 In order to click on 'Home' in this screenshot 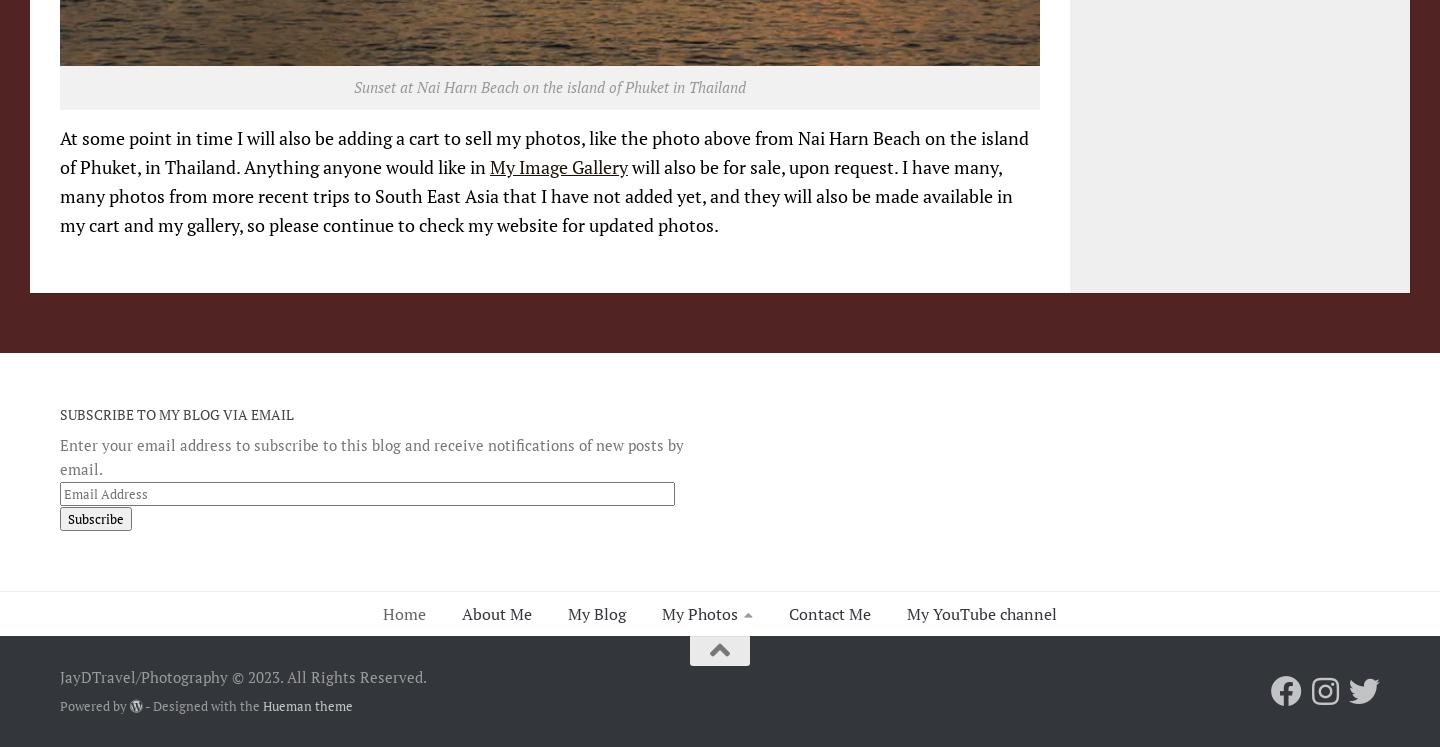, I will do `click(403, 612)`.